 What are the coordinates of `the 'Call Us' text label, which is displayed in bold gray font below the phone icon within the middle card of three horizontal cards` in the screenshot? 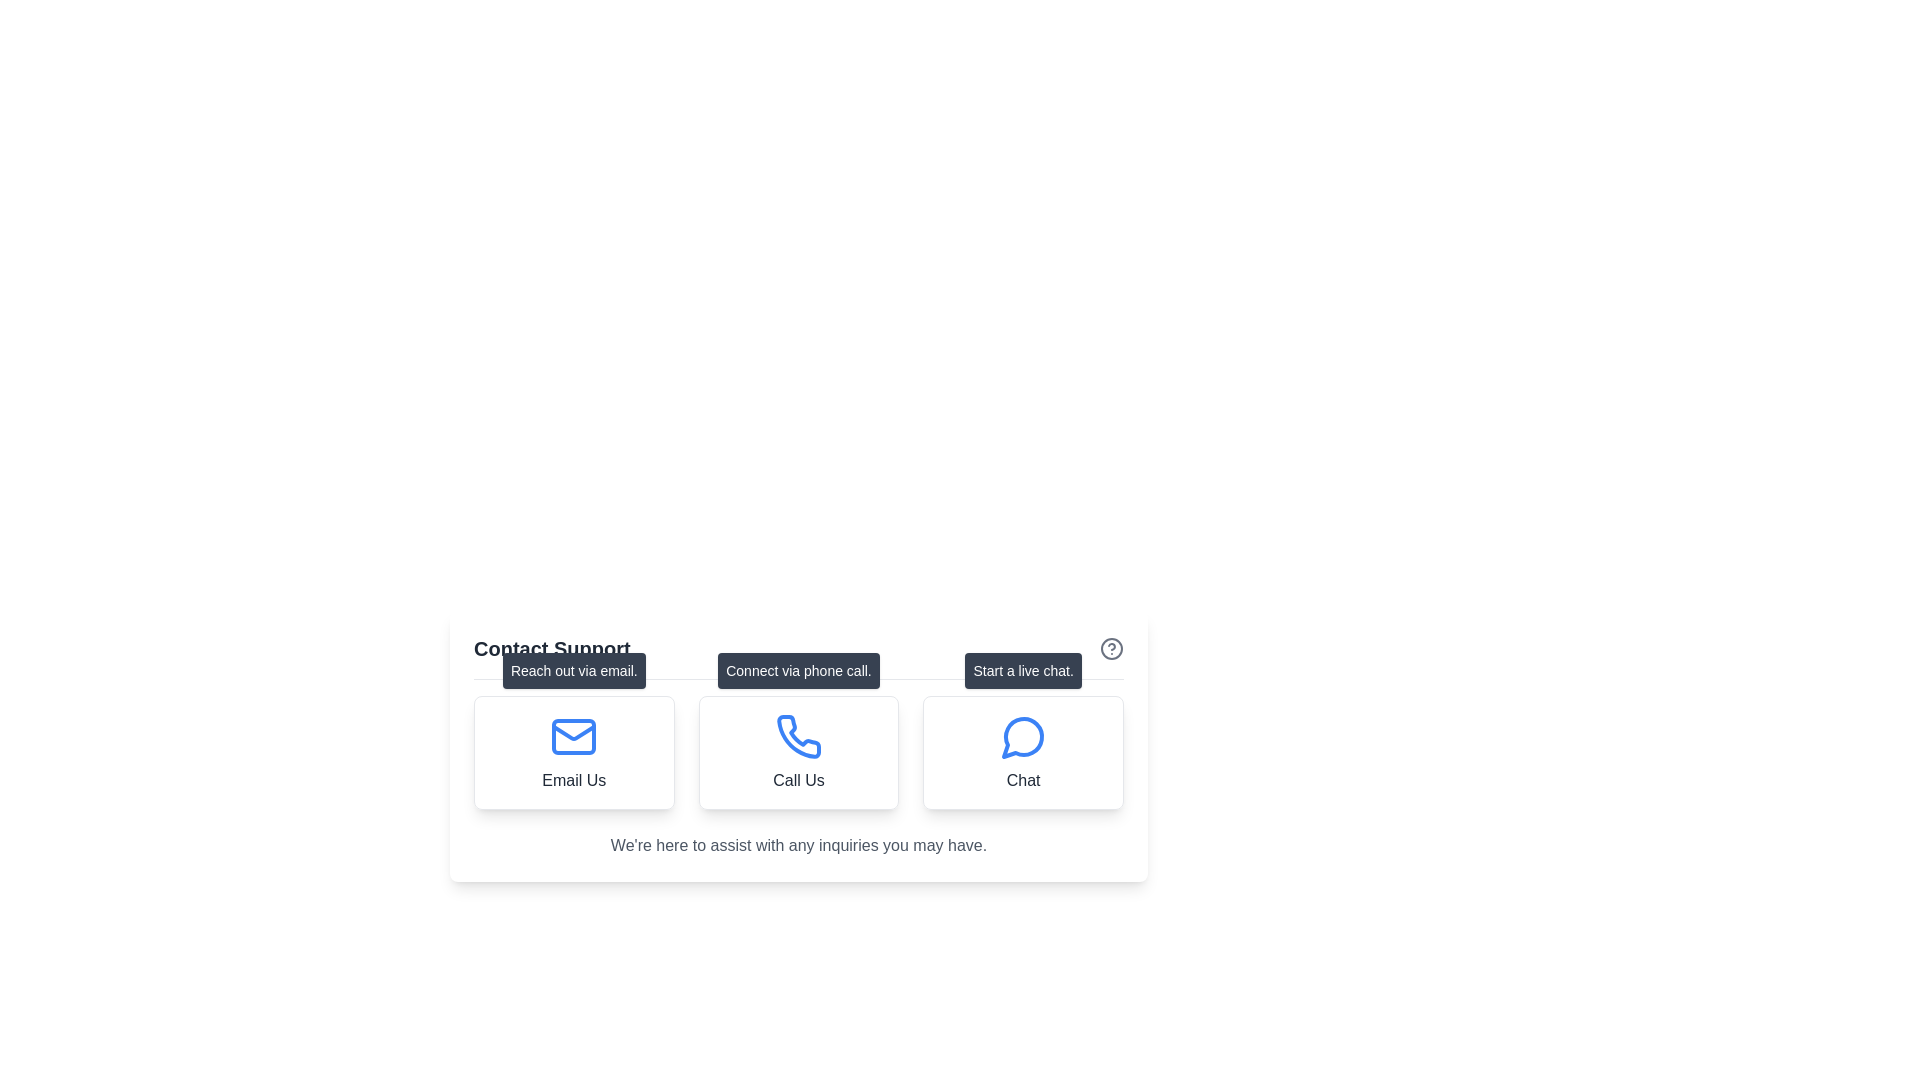 It's located at (797, 779).